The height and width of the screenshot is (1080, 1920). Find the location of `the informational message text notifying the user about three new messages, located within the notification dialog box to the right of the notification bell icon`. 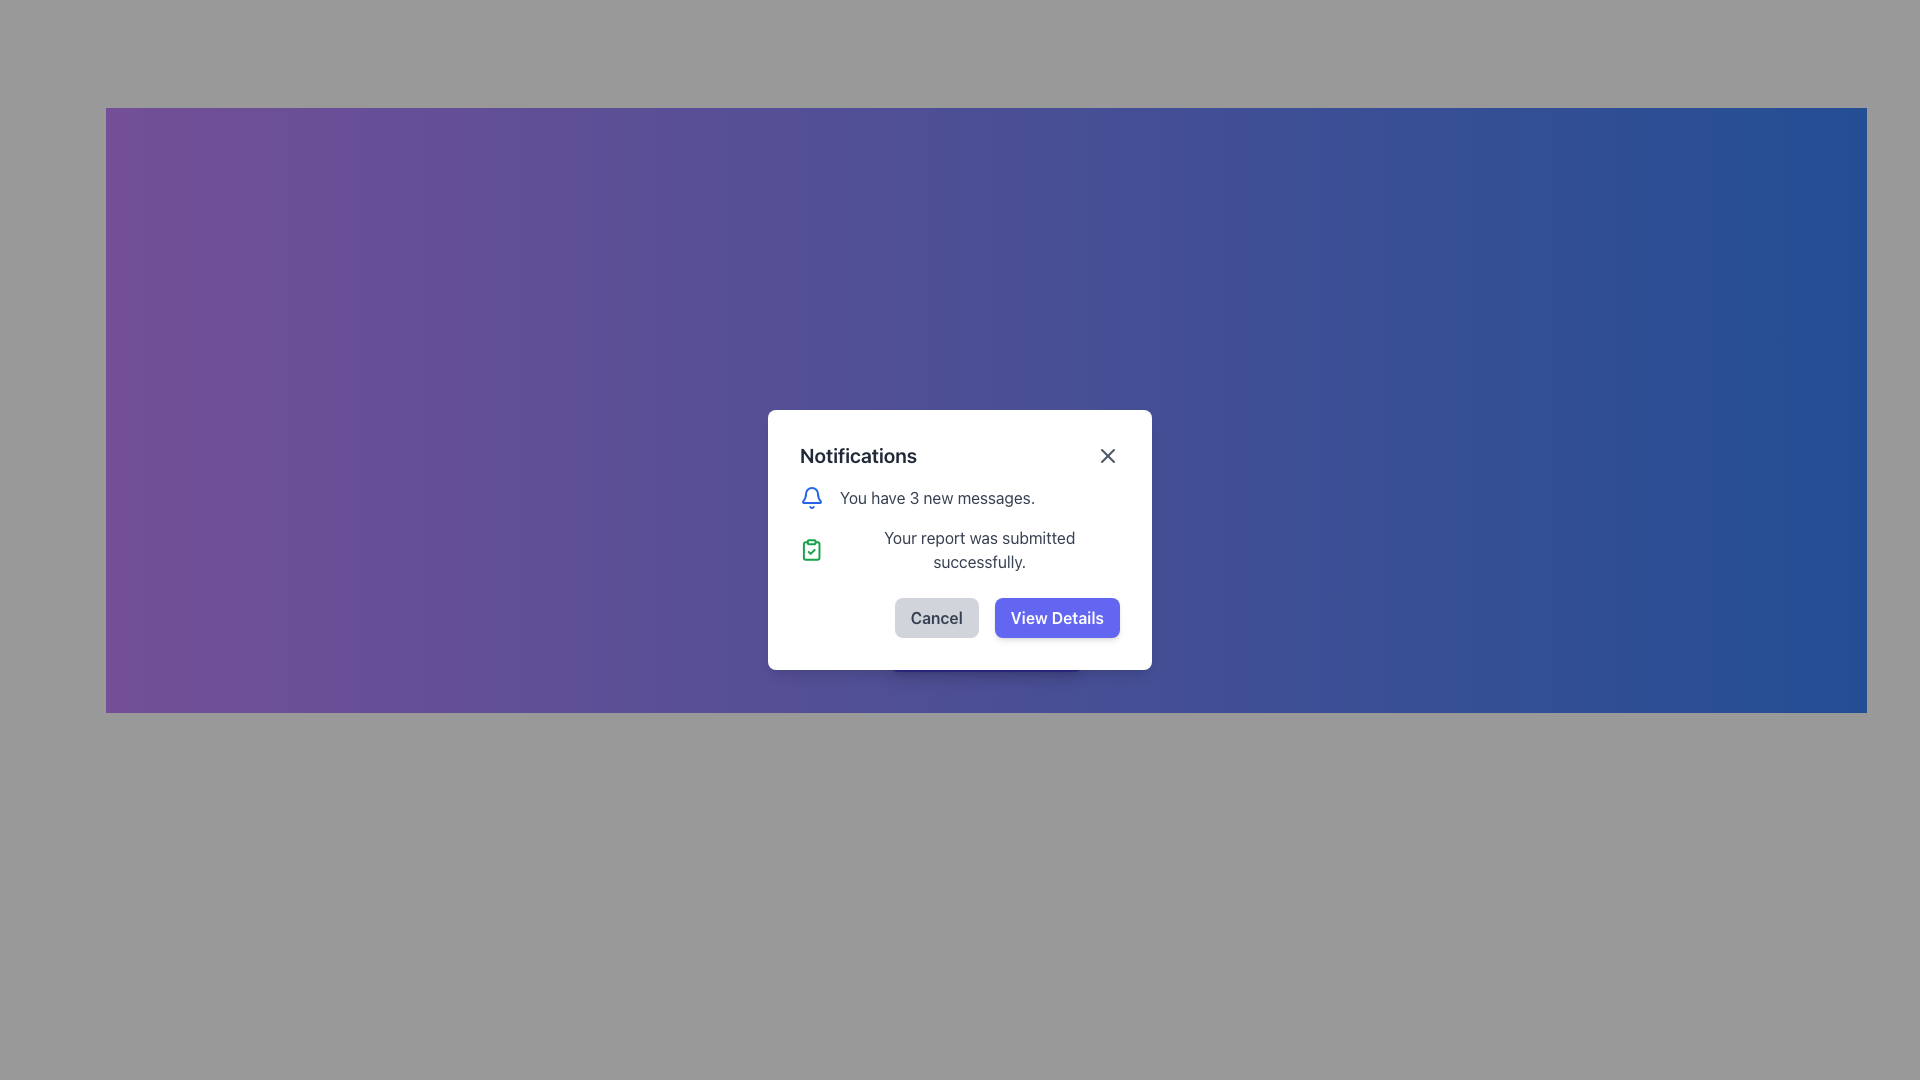

the informational message text notifying the user about three new messages, located within the notification dialog box to the right of the notification bell icon is located at coordinates (936, 496).